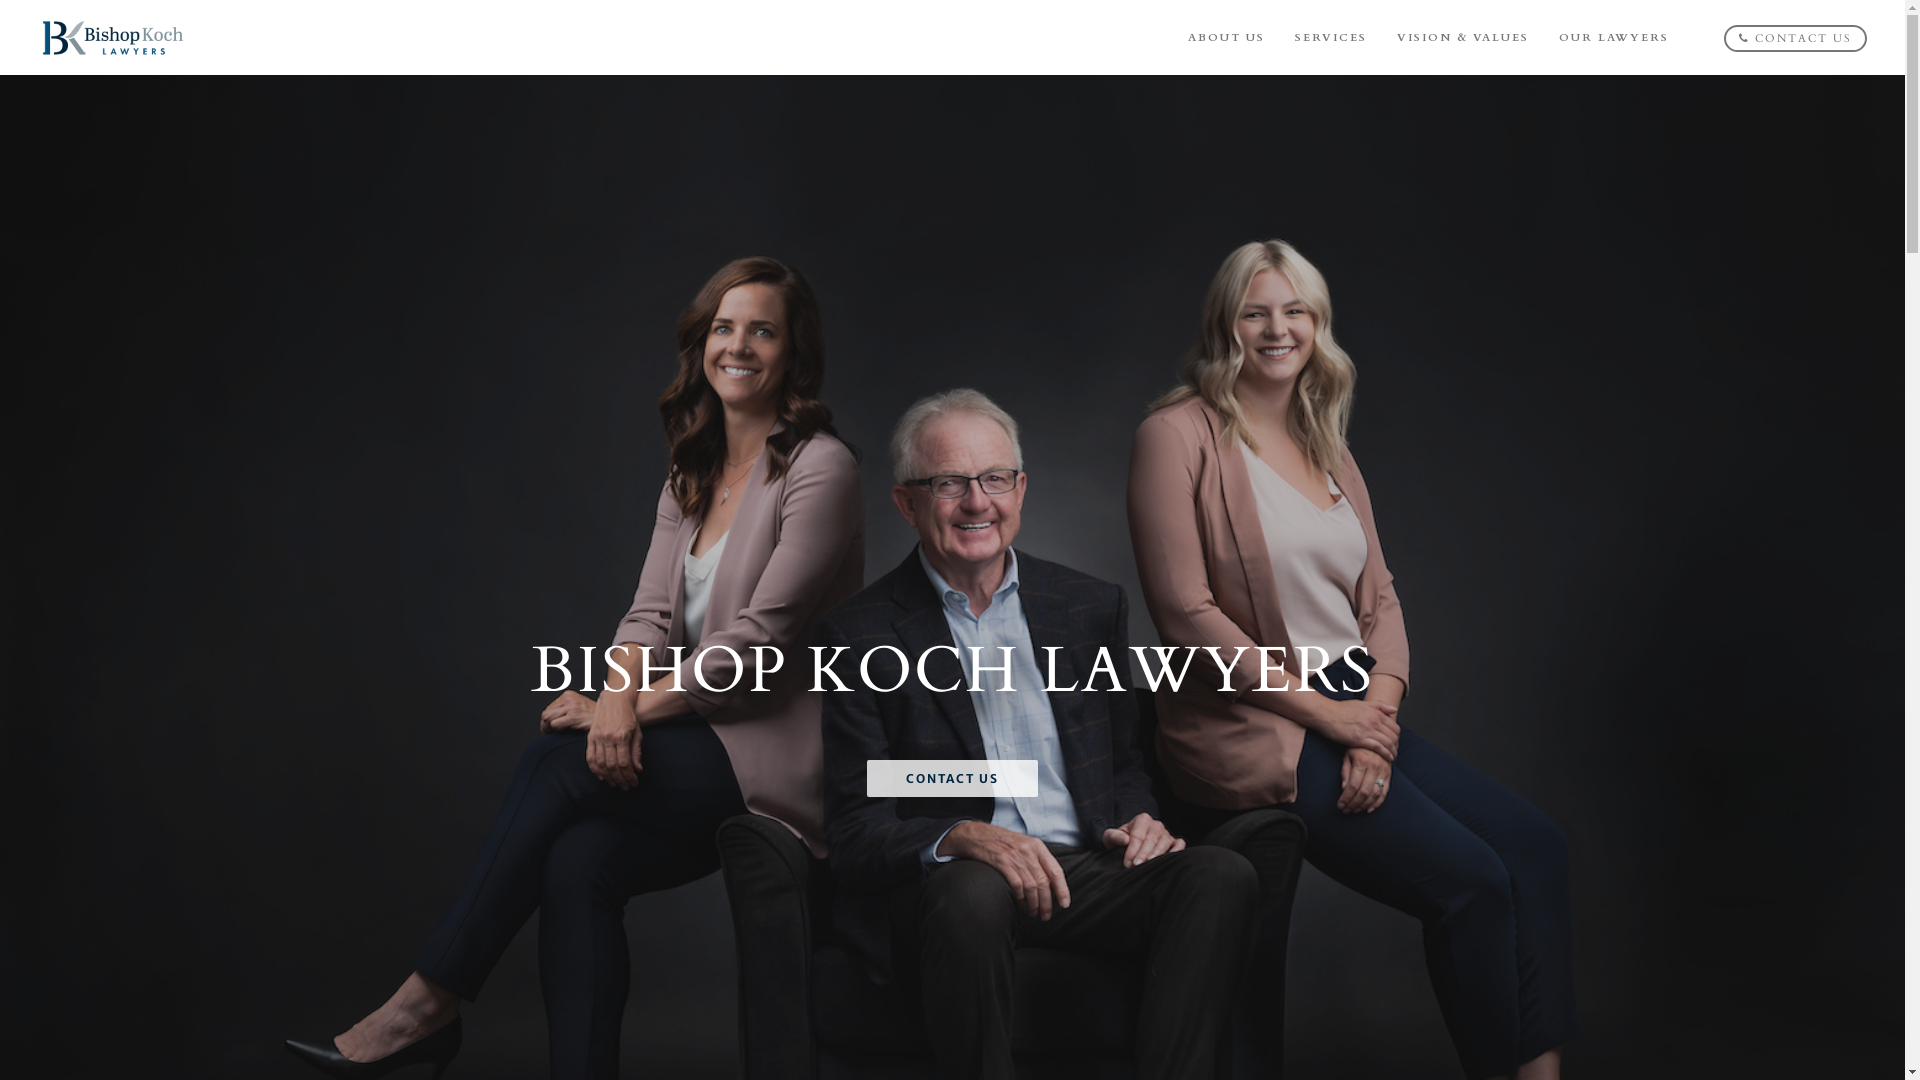  Describe the element at coordinates (112, 37) in the screenshot. I see `'Bishop Koch Lawyers'` at that location.